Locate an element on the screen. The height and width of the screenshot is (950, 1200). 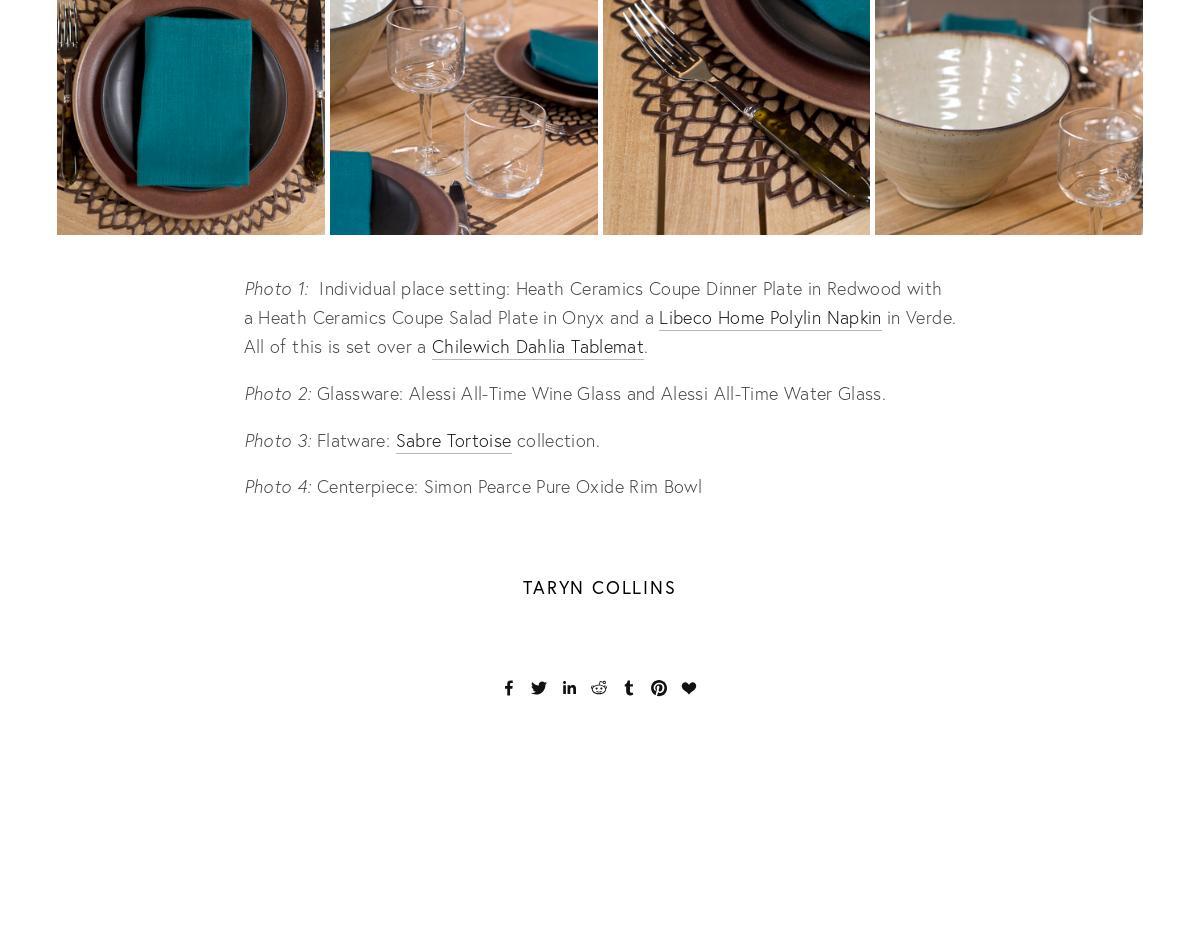
'.' is located at coordinates (644, 344).